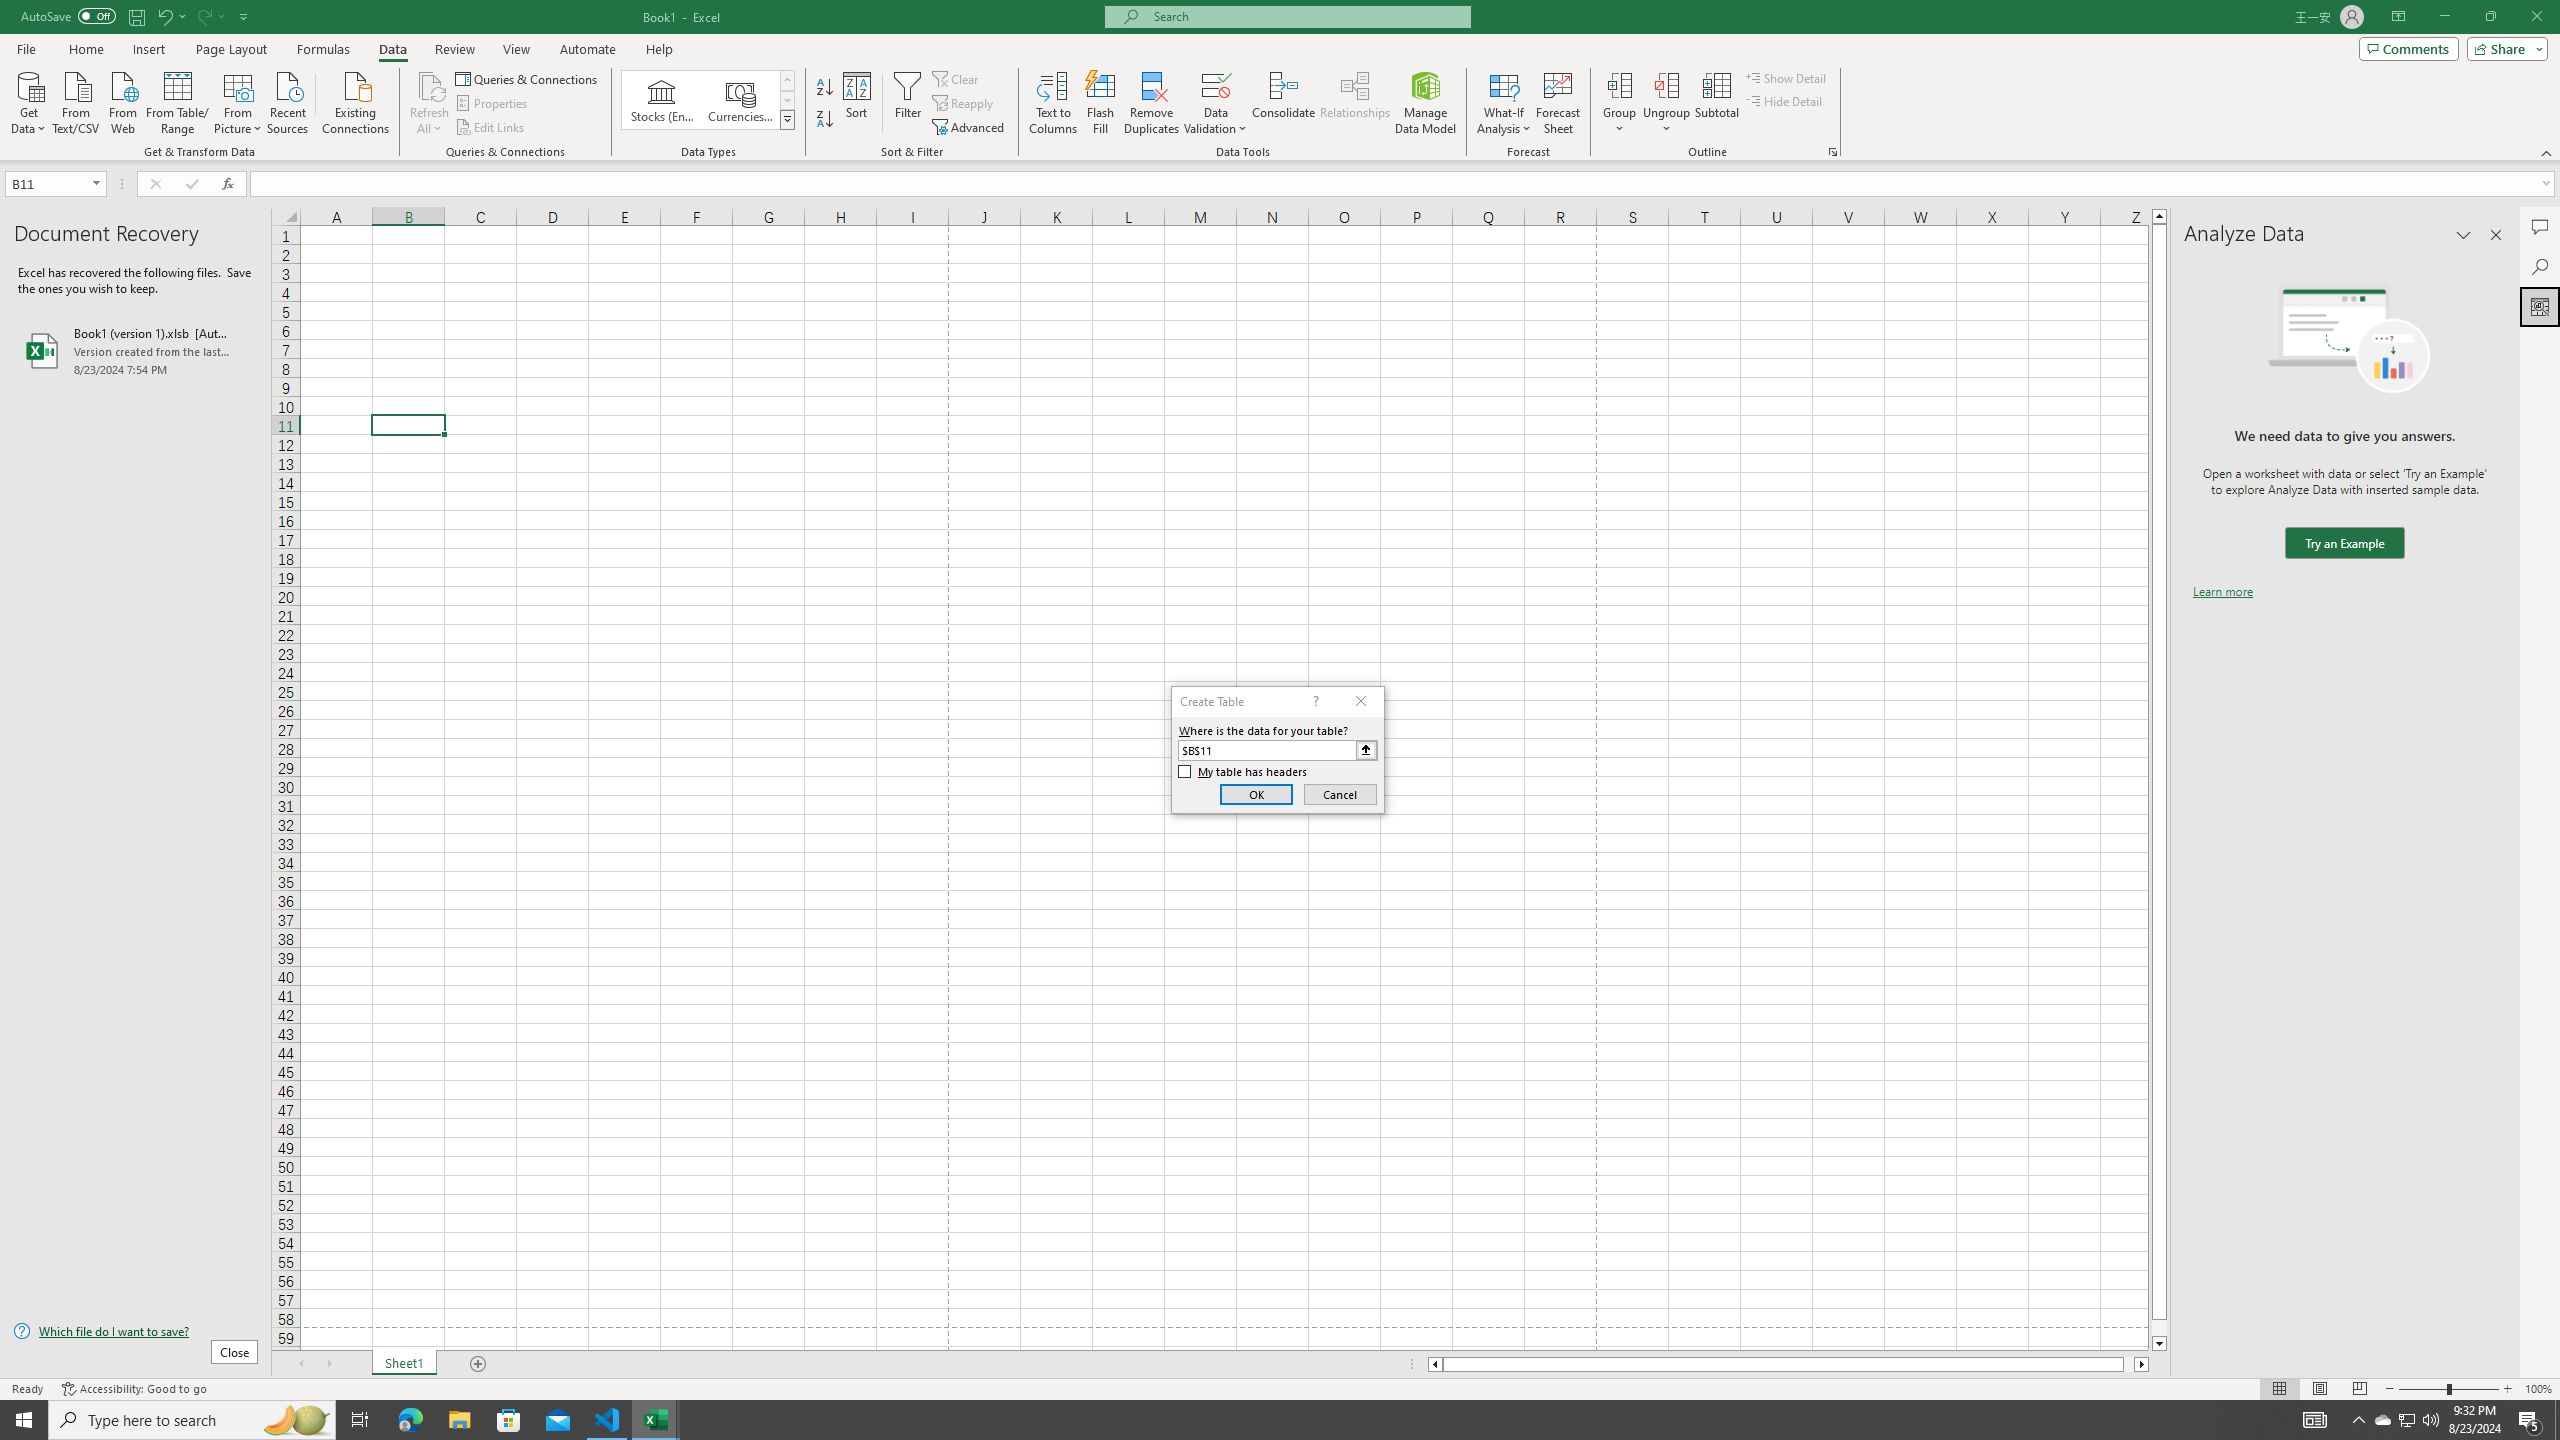  Describe the element at coordinates (1716, 103) in the screenshot. I see `'Subtotal'` at that location.